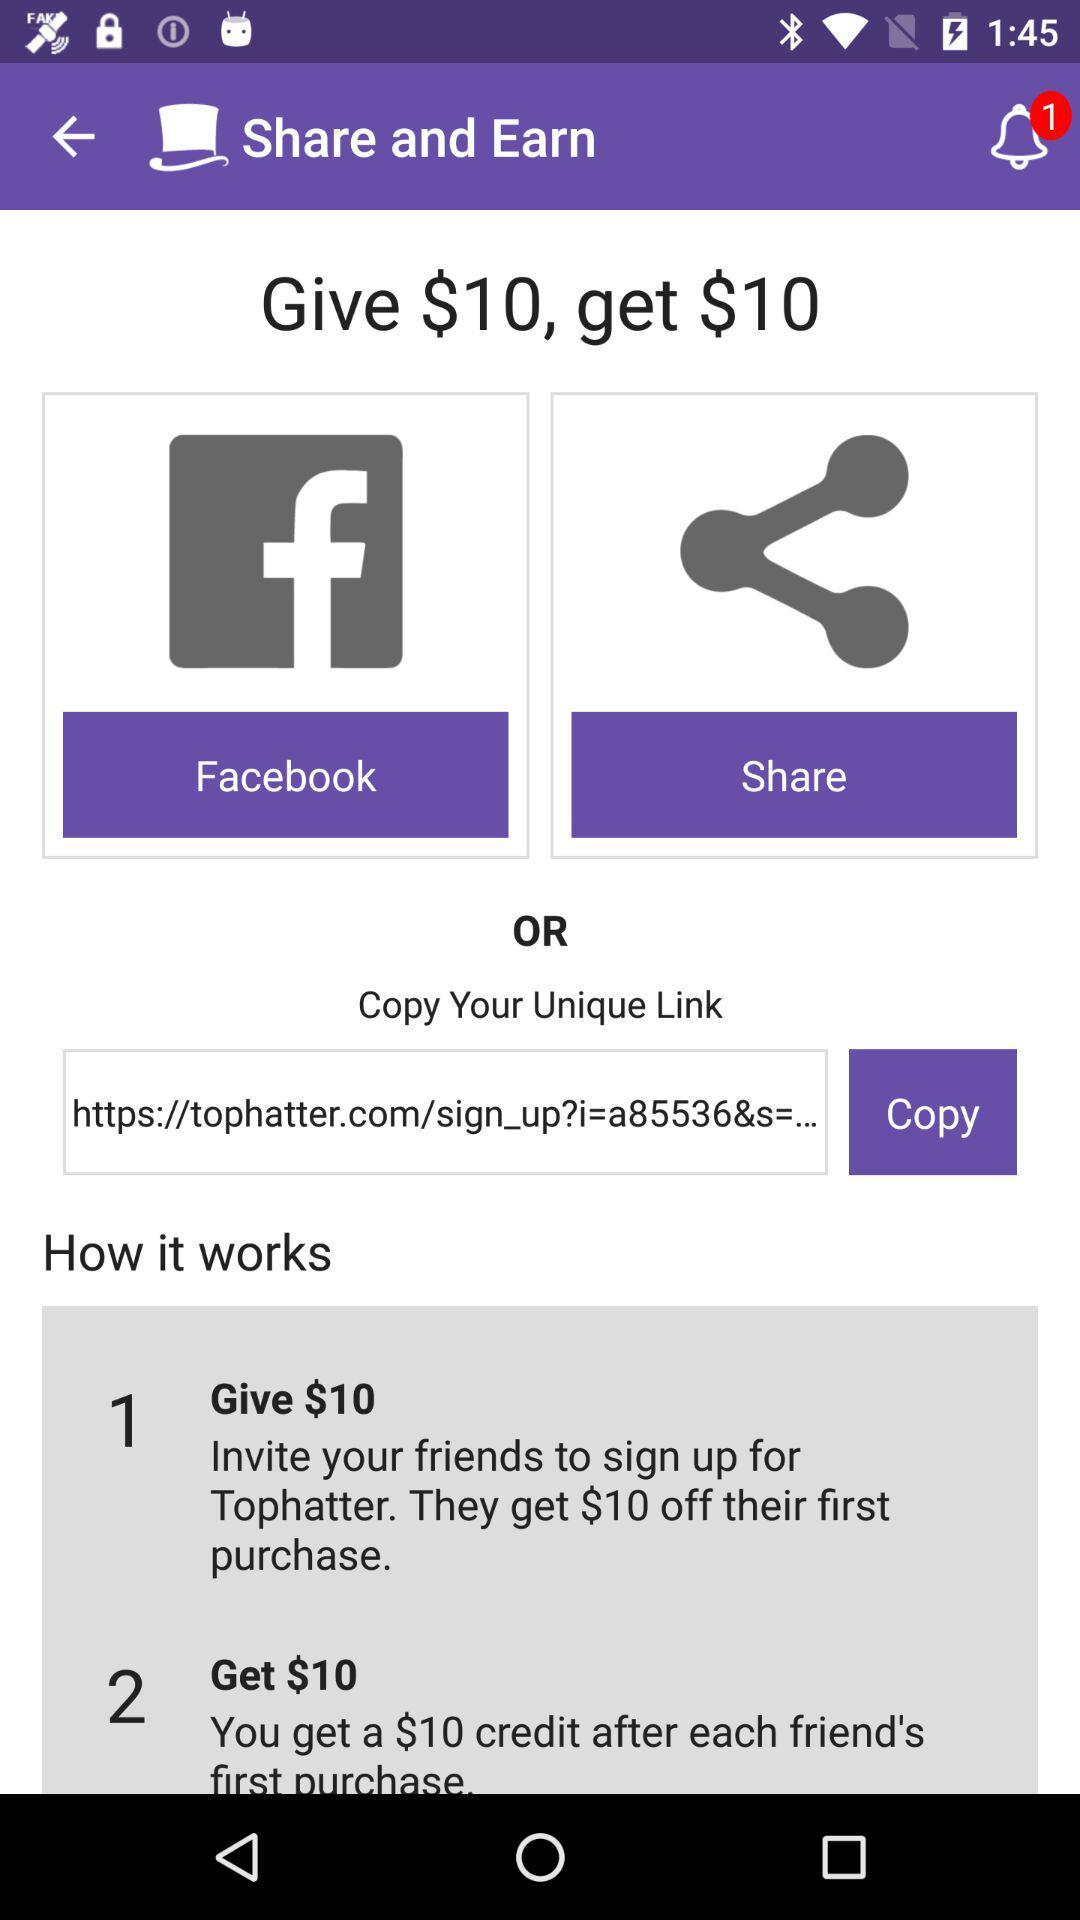 Image resolution: width=1080 pixels, height=1920 pixels. I want to click on the icon to the left of share icon, so click(285, 773).